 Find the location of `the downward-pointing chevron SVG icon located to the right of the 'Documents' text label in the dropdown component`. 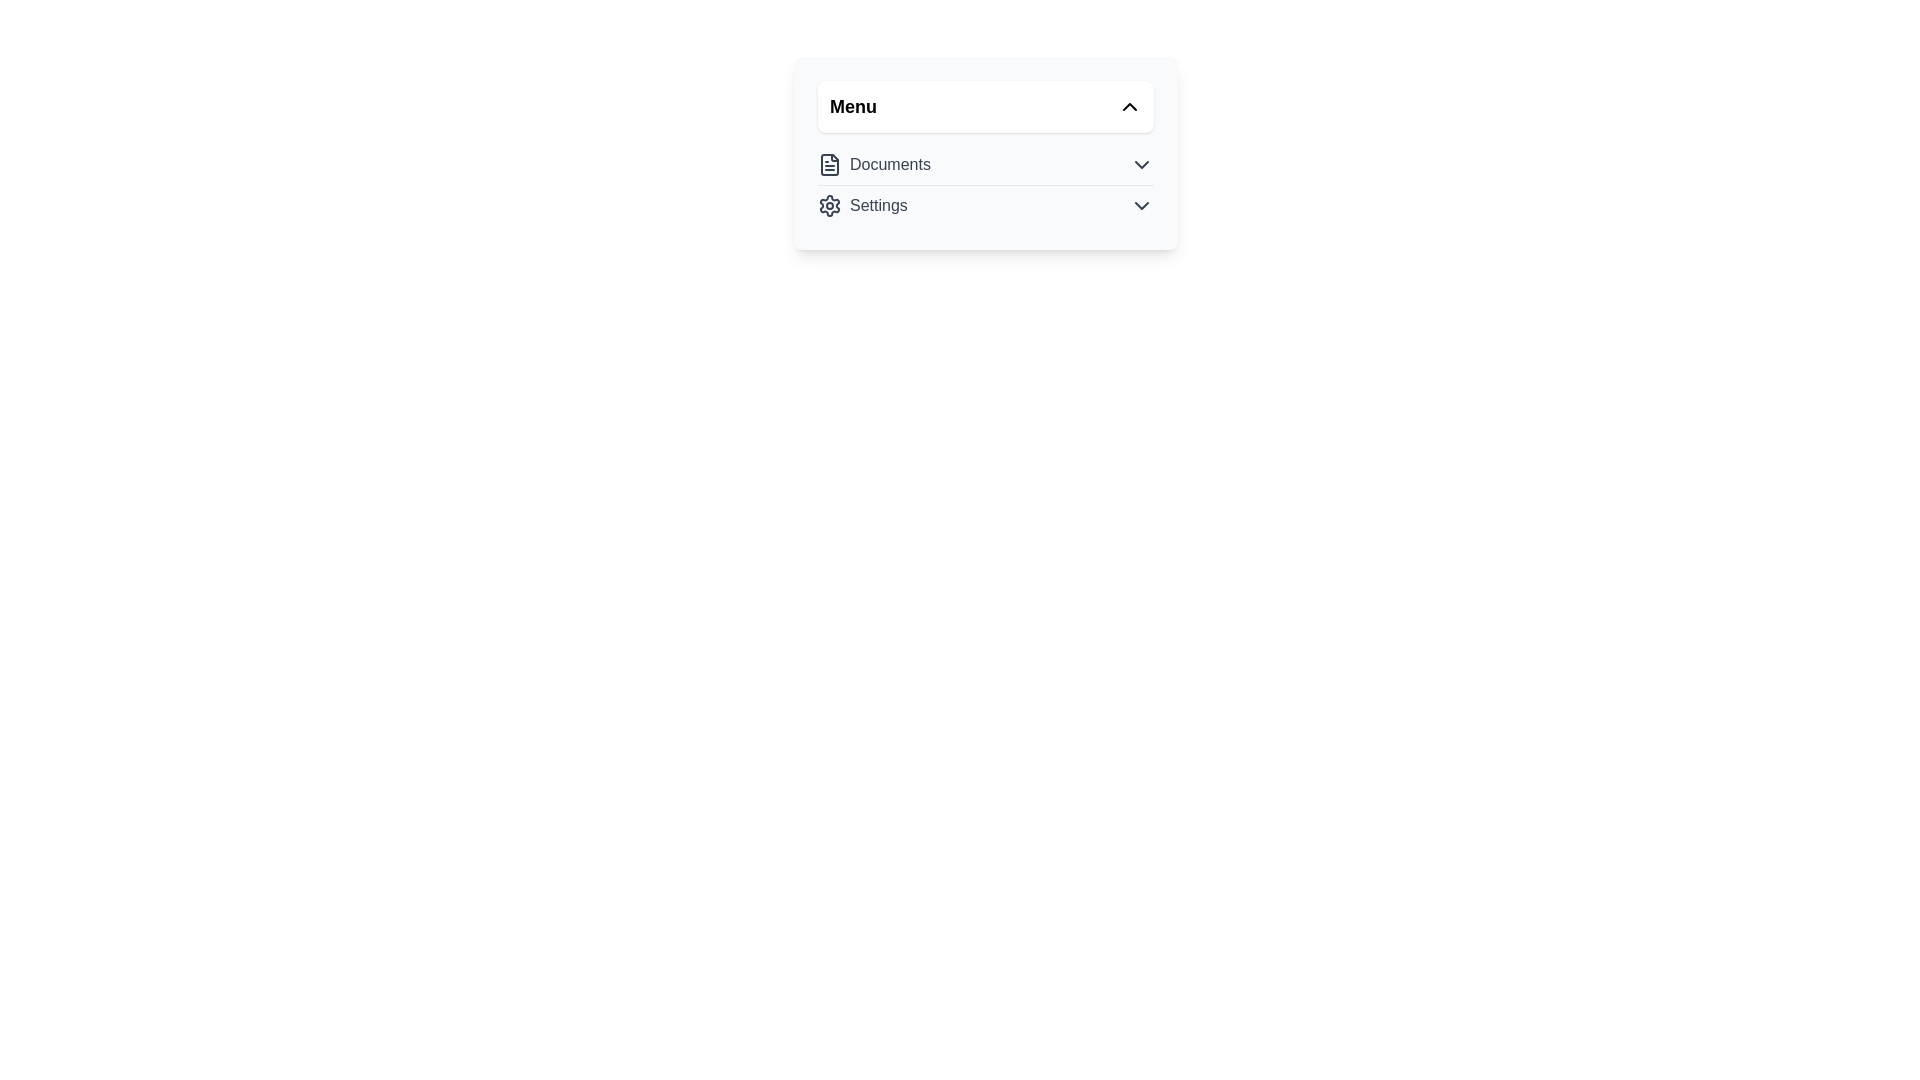

the downward-pointing chevron SVG icon located to the right of the 'Documents' text label in the dropdown component is located at coordinates (1142, 164).